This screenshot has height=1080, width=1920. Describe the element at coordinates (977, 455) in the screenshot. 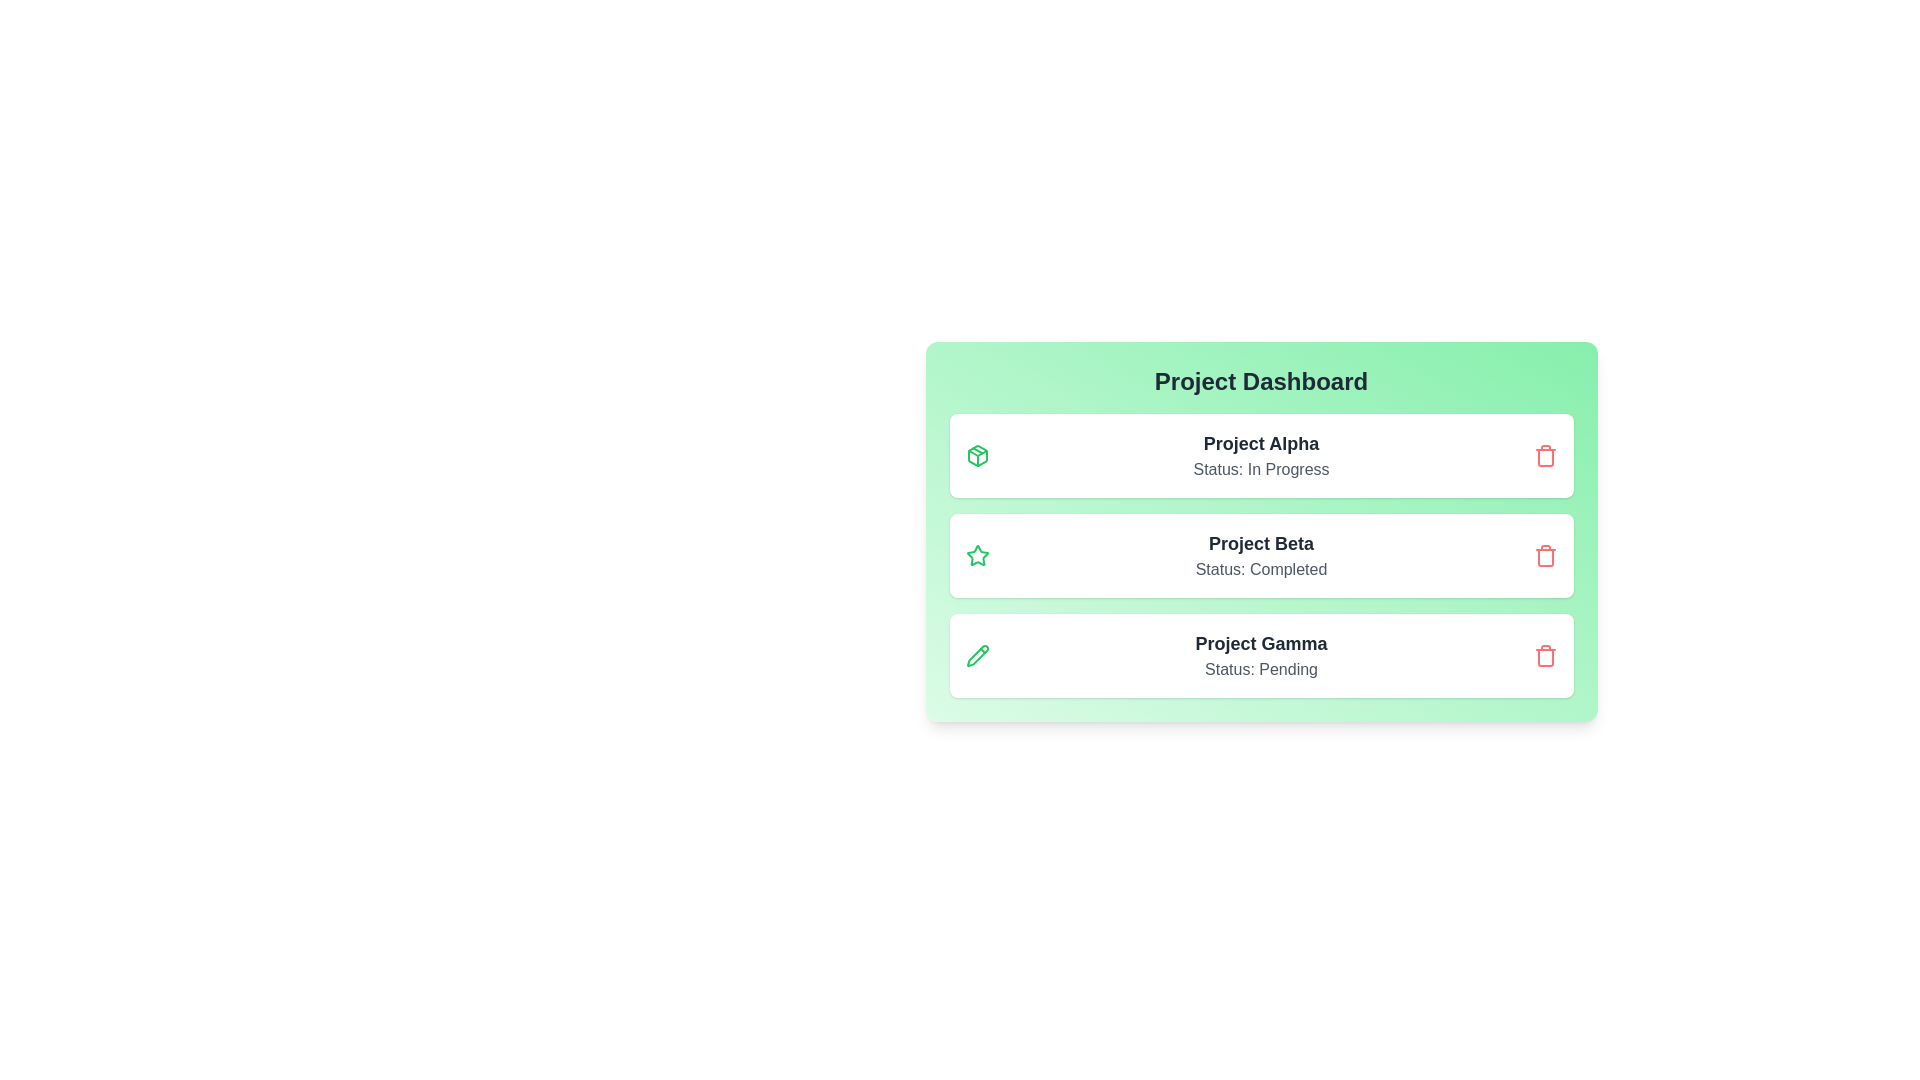

I see `the icon associated with Project Alpha` at that location.